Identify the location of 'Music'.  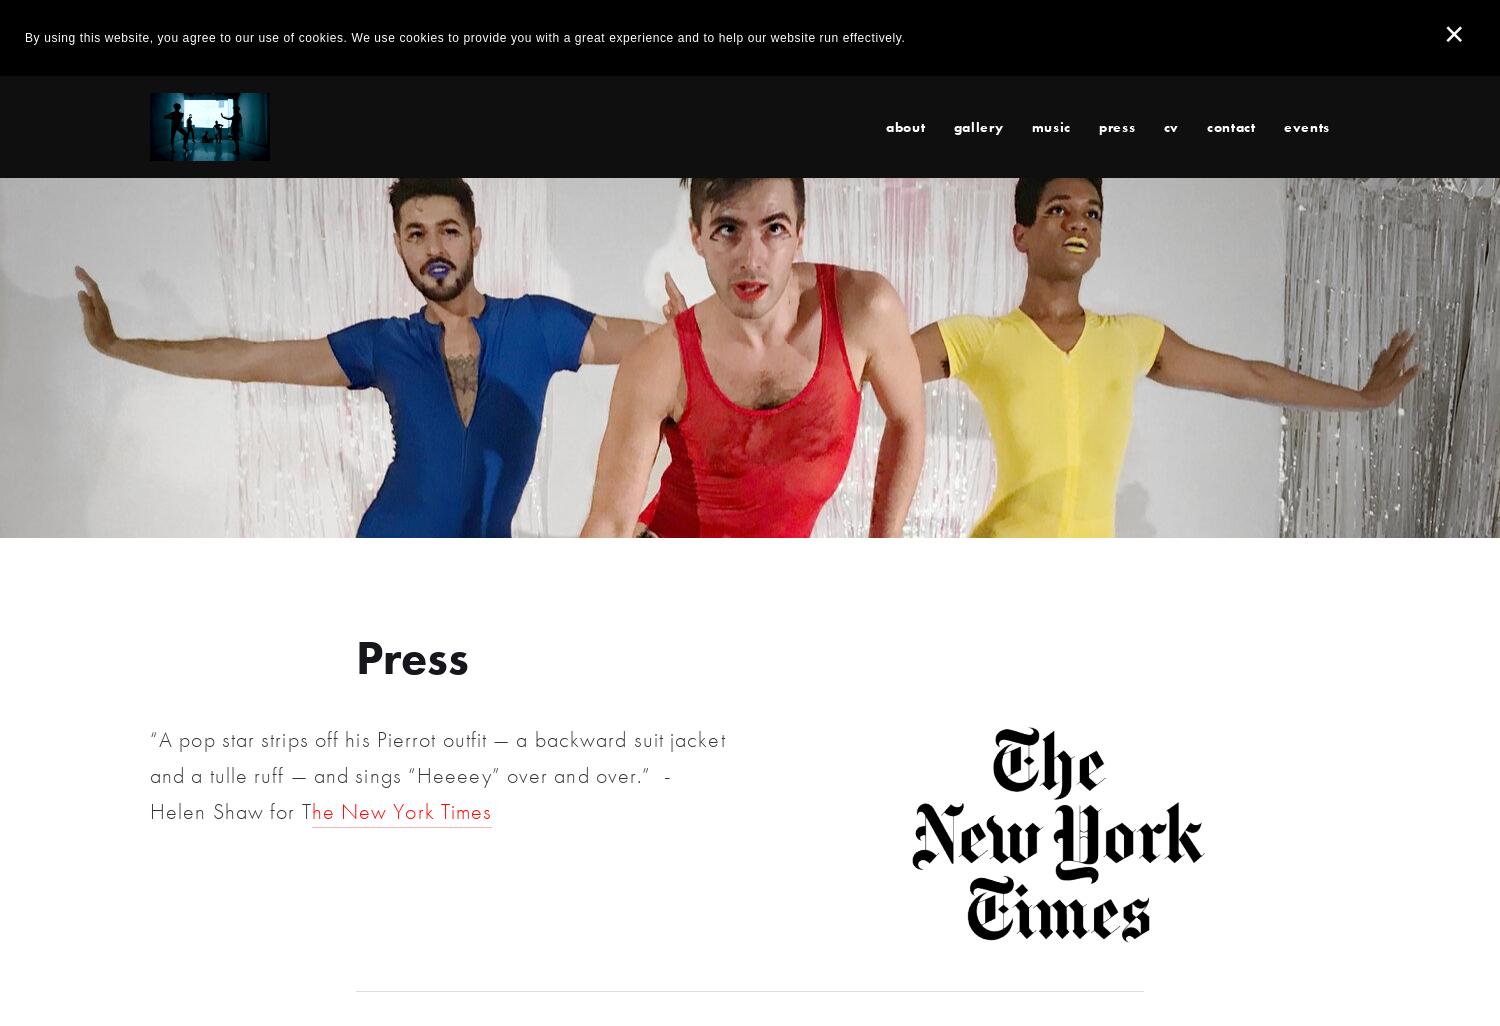
(1051, 125).